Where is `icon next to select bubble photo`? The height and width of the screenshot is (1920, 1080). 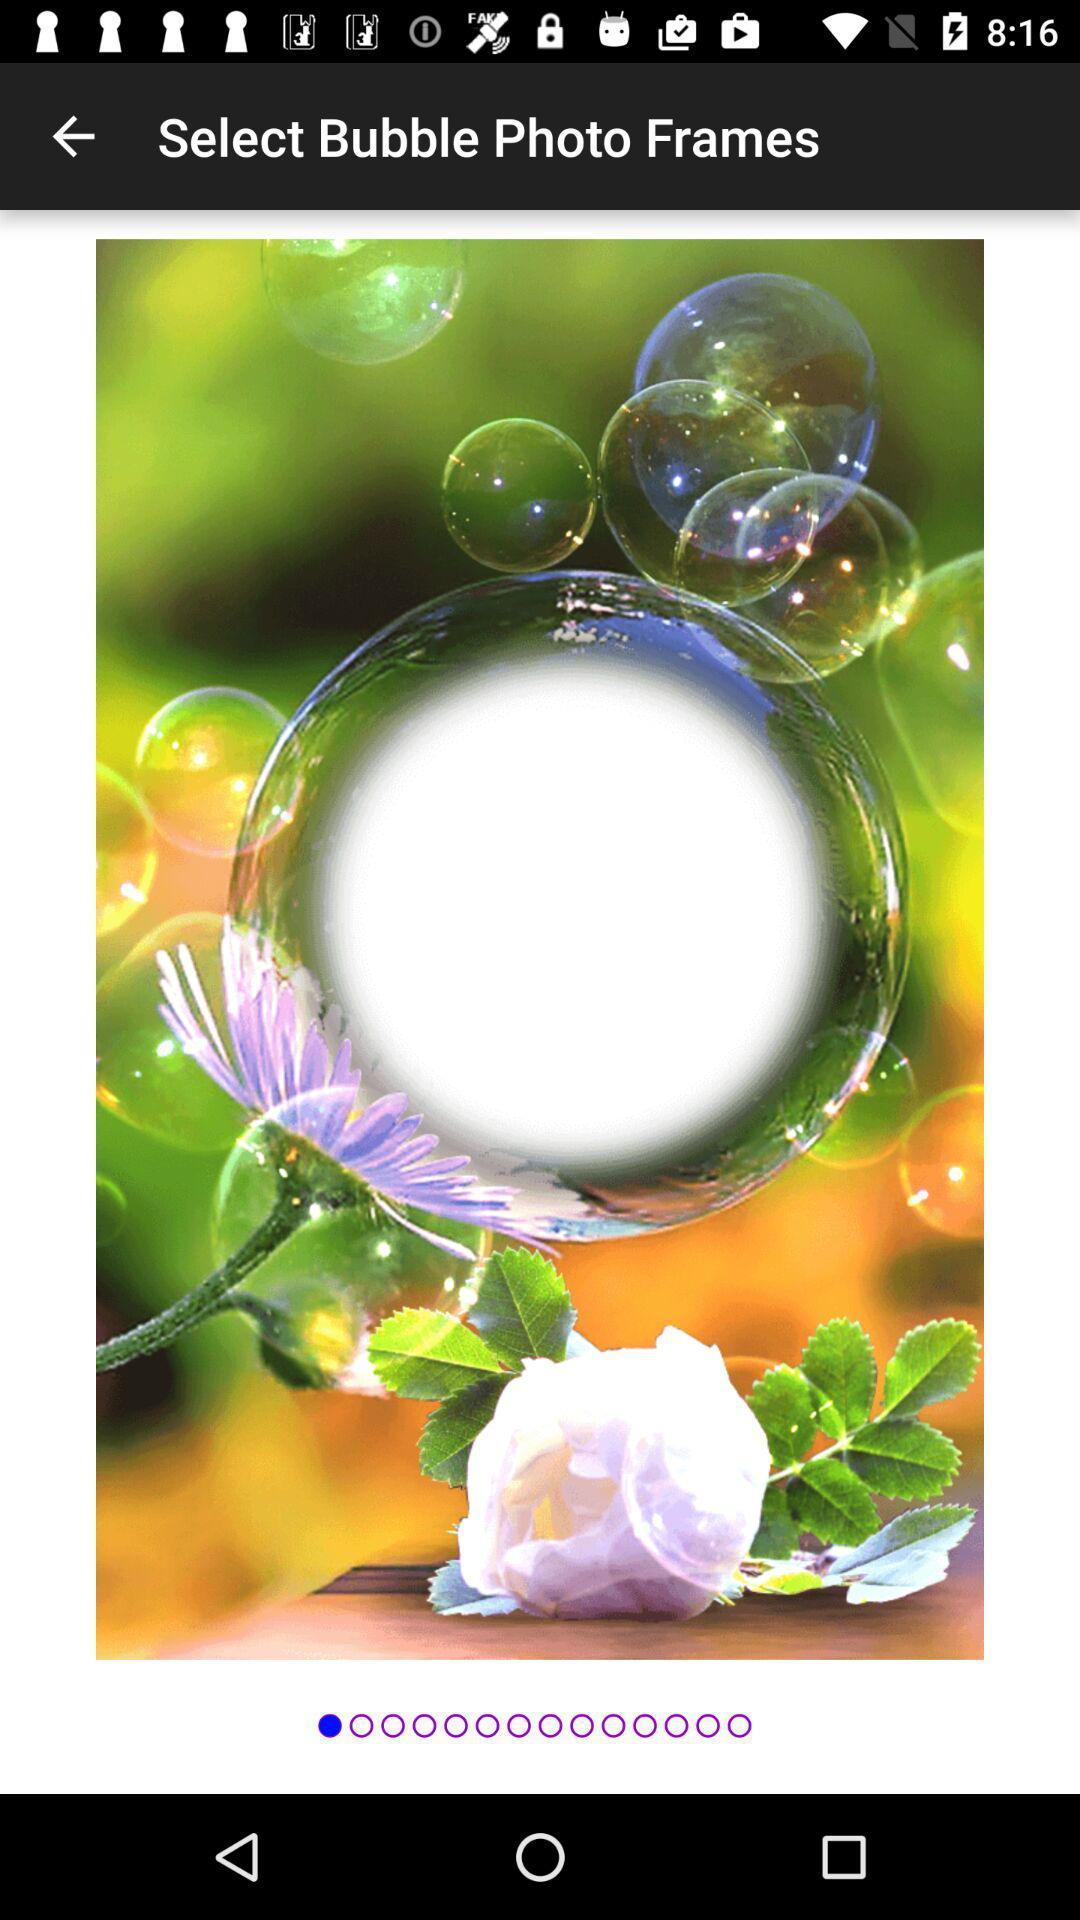
icon next to select bubble photo is located at coordinates (72, 135).